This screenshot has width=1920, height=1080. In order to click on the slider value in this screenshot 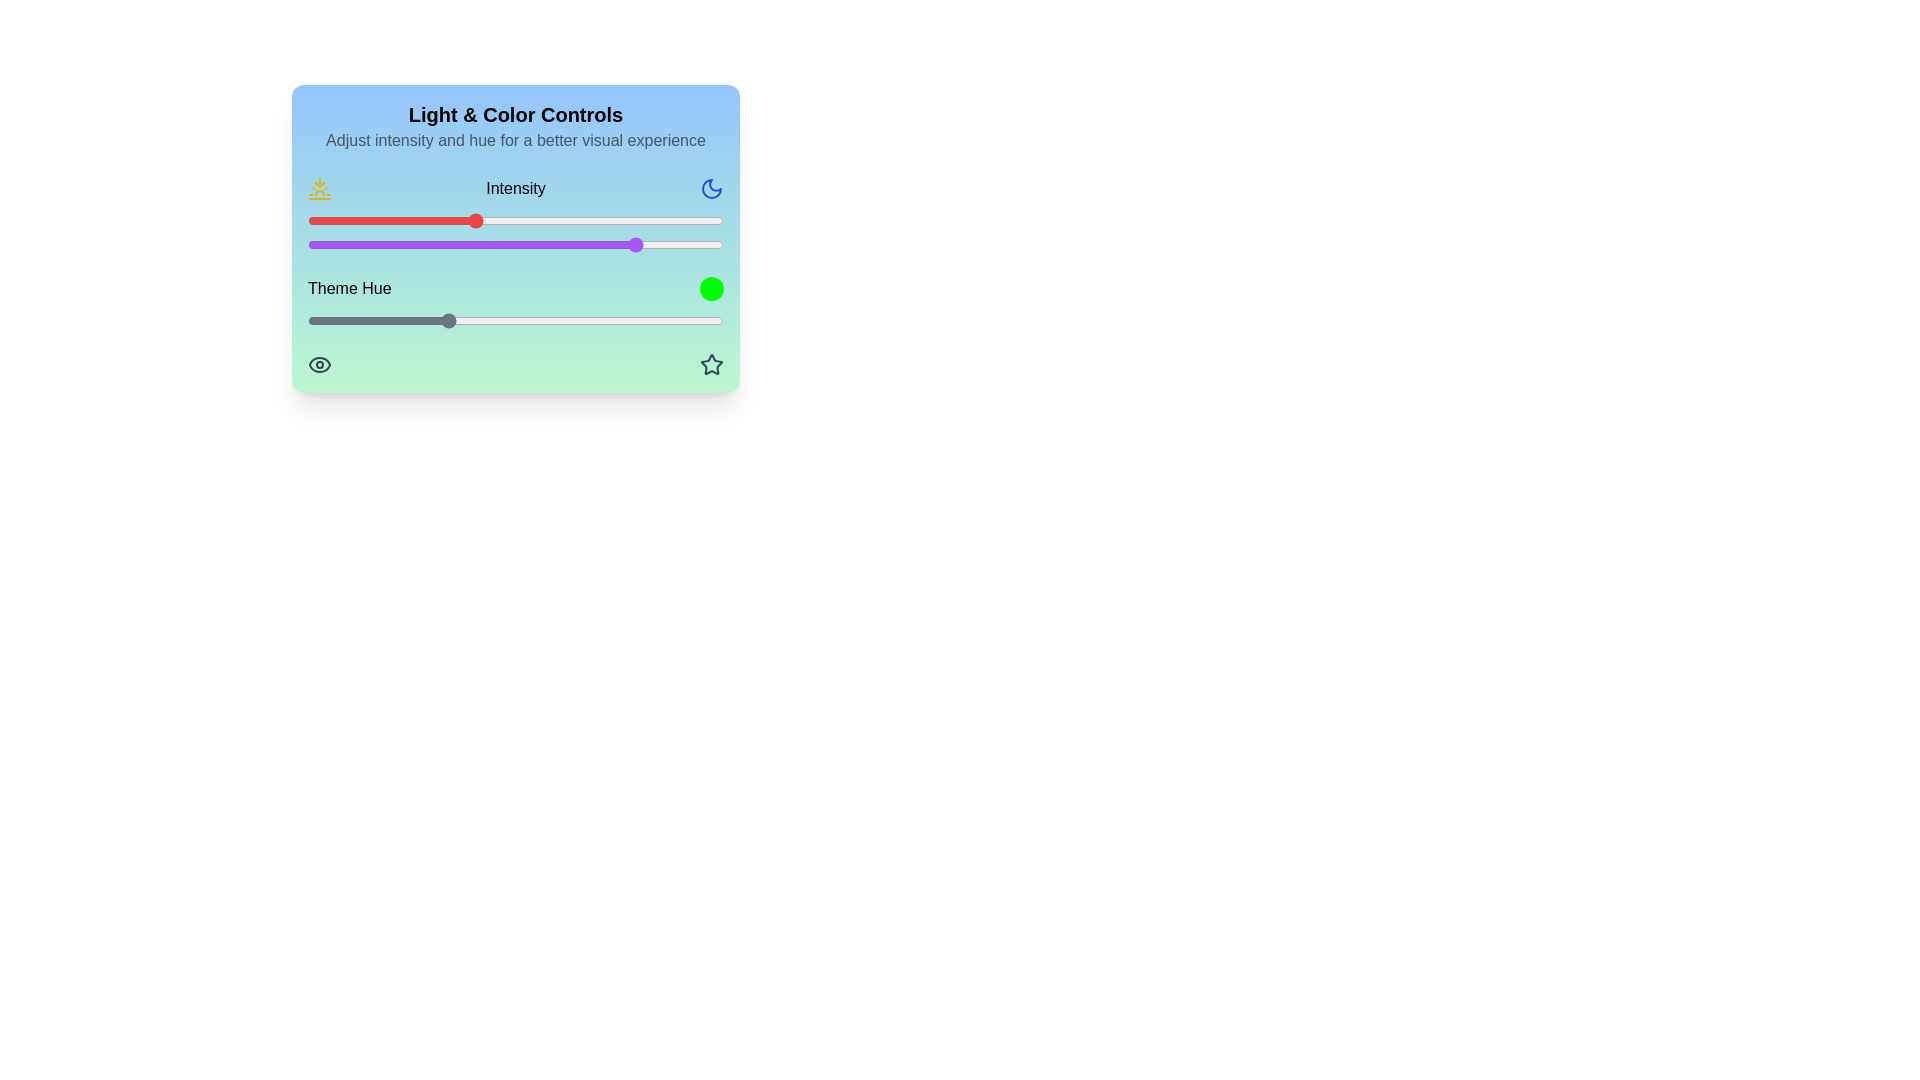, I will do `click(627, 244)`.